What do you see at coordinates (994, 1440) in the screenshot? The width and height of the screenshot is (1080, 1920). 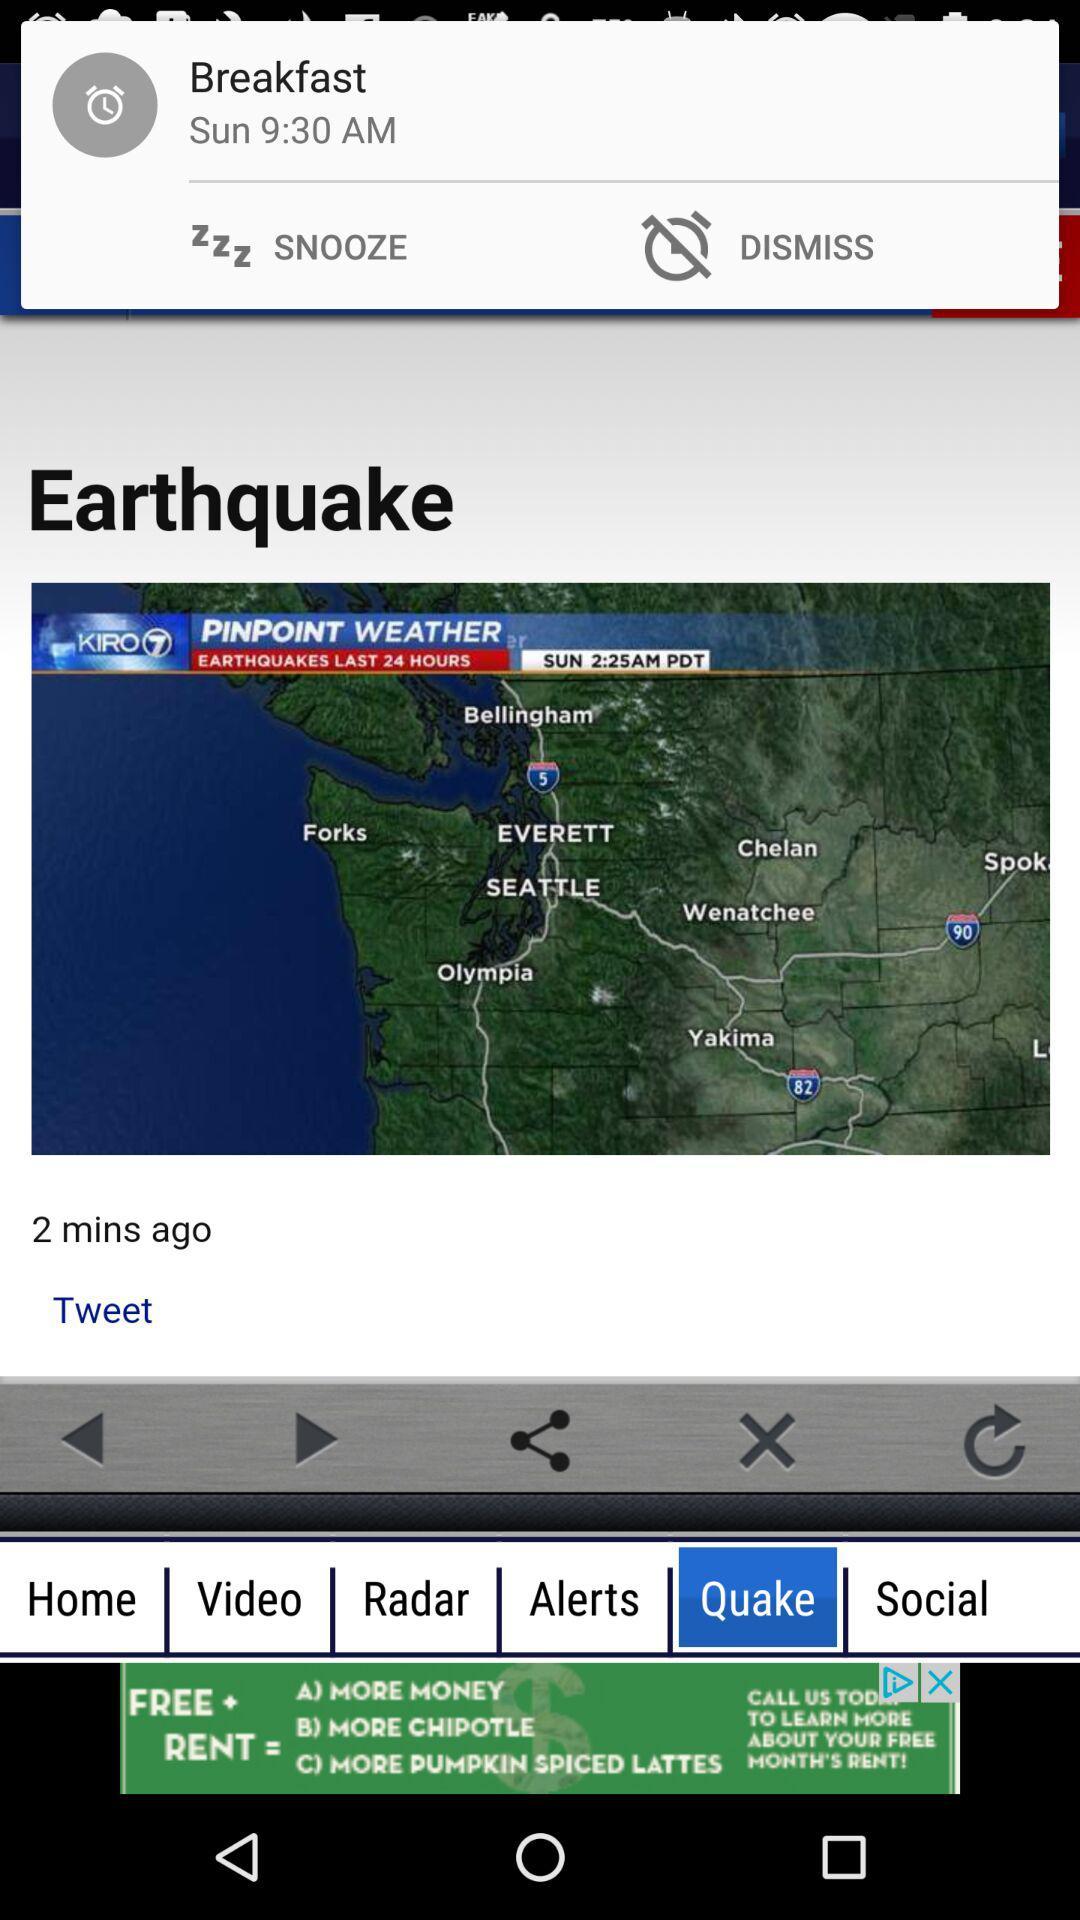 I see `the refresh icon` at bounding box center [994, 1440].